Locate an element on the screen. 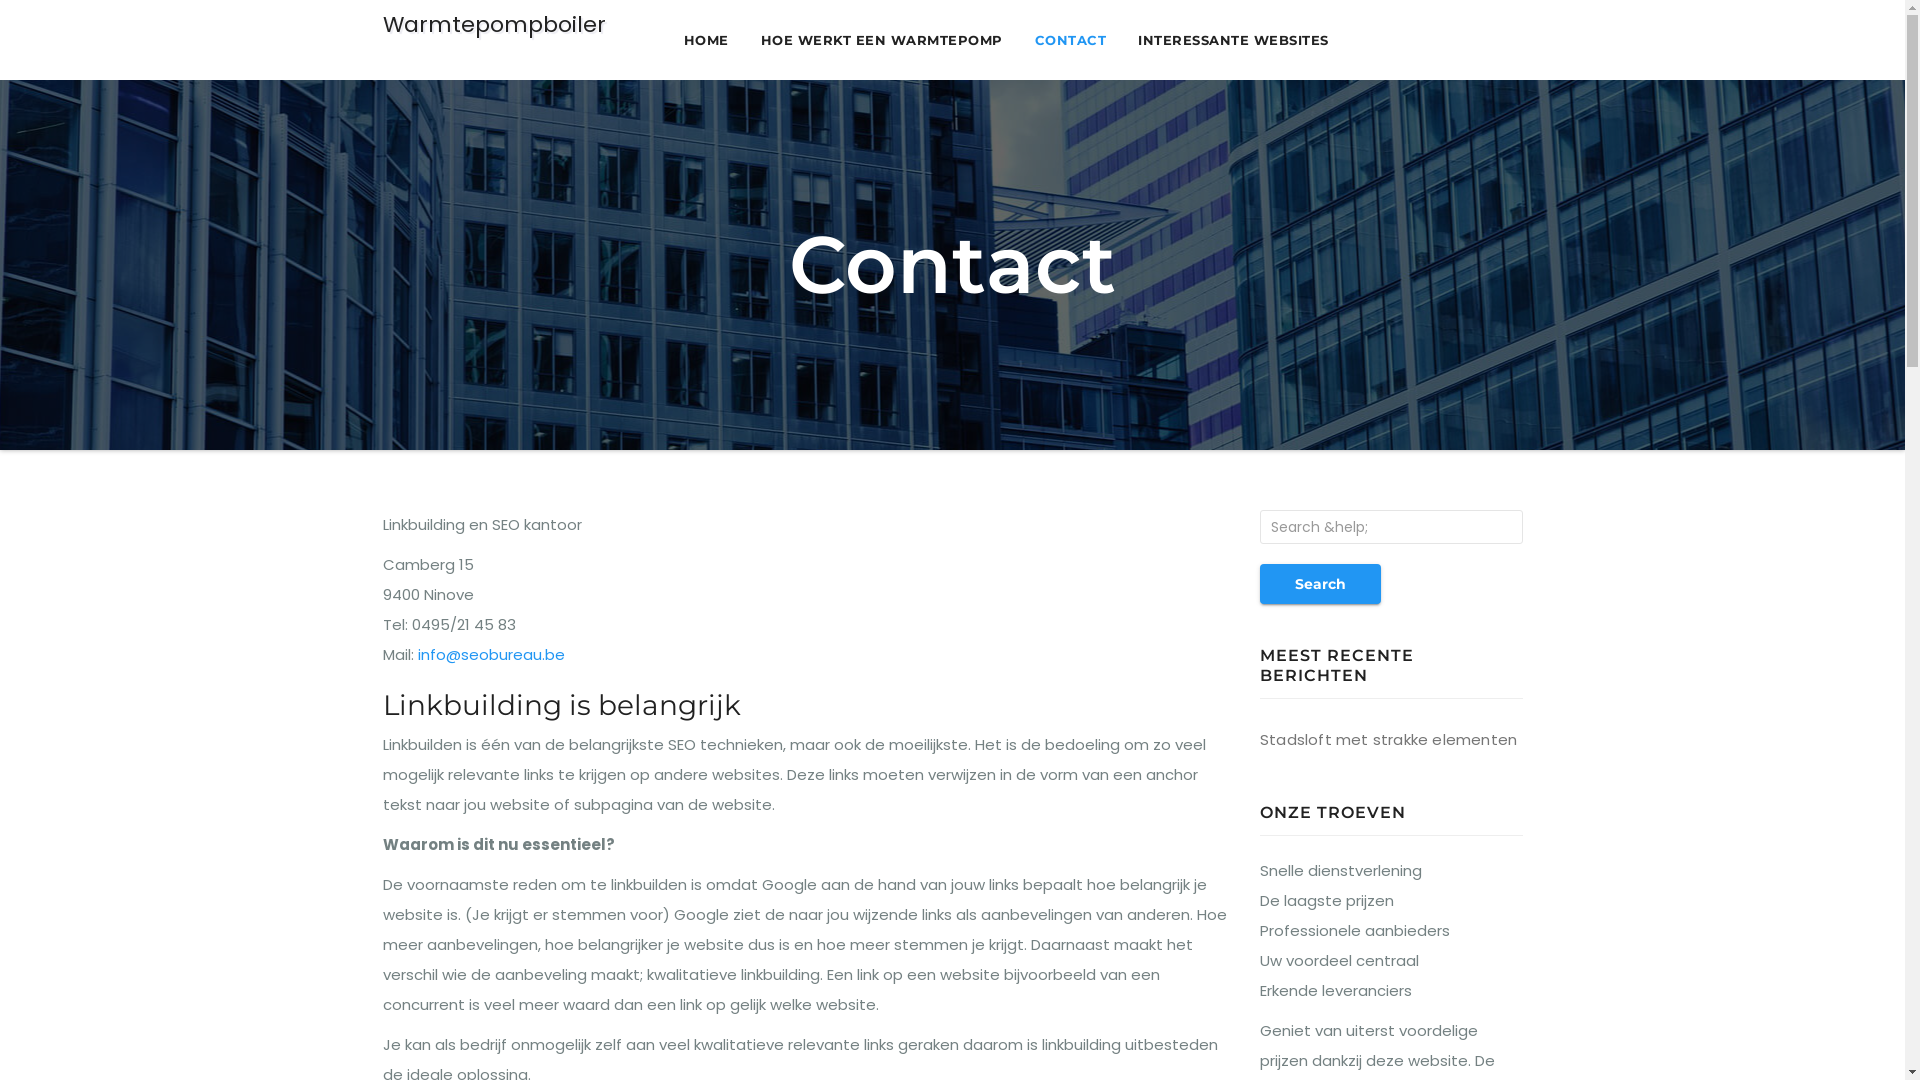 The image size is (1920, 1080). 'CONTACT' is located at coordinates (1069, 39).